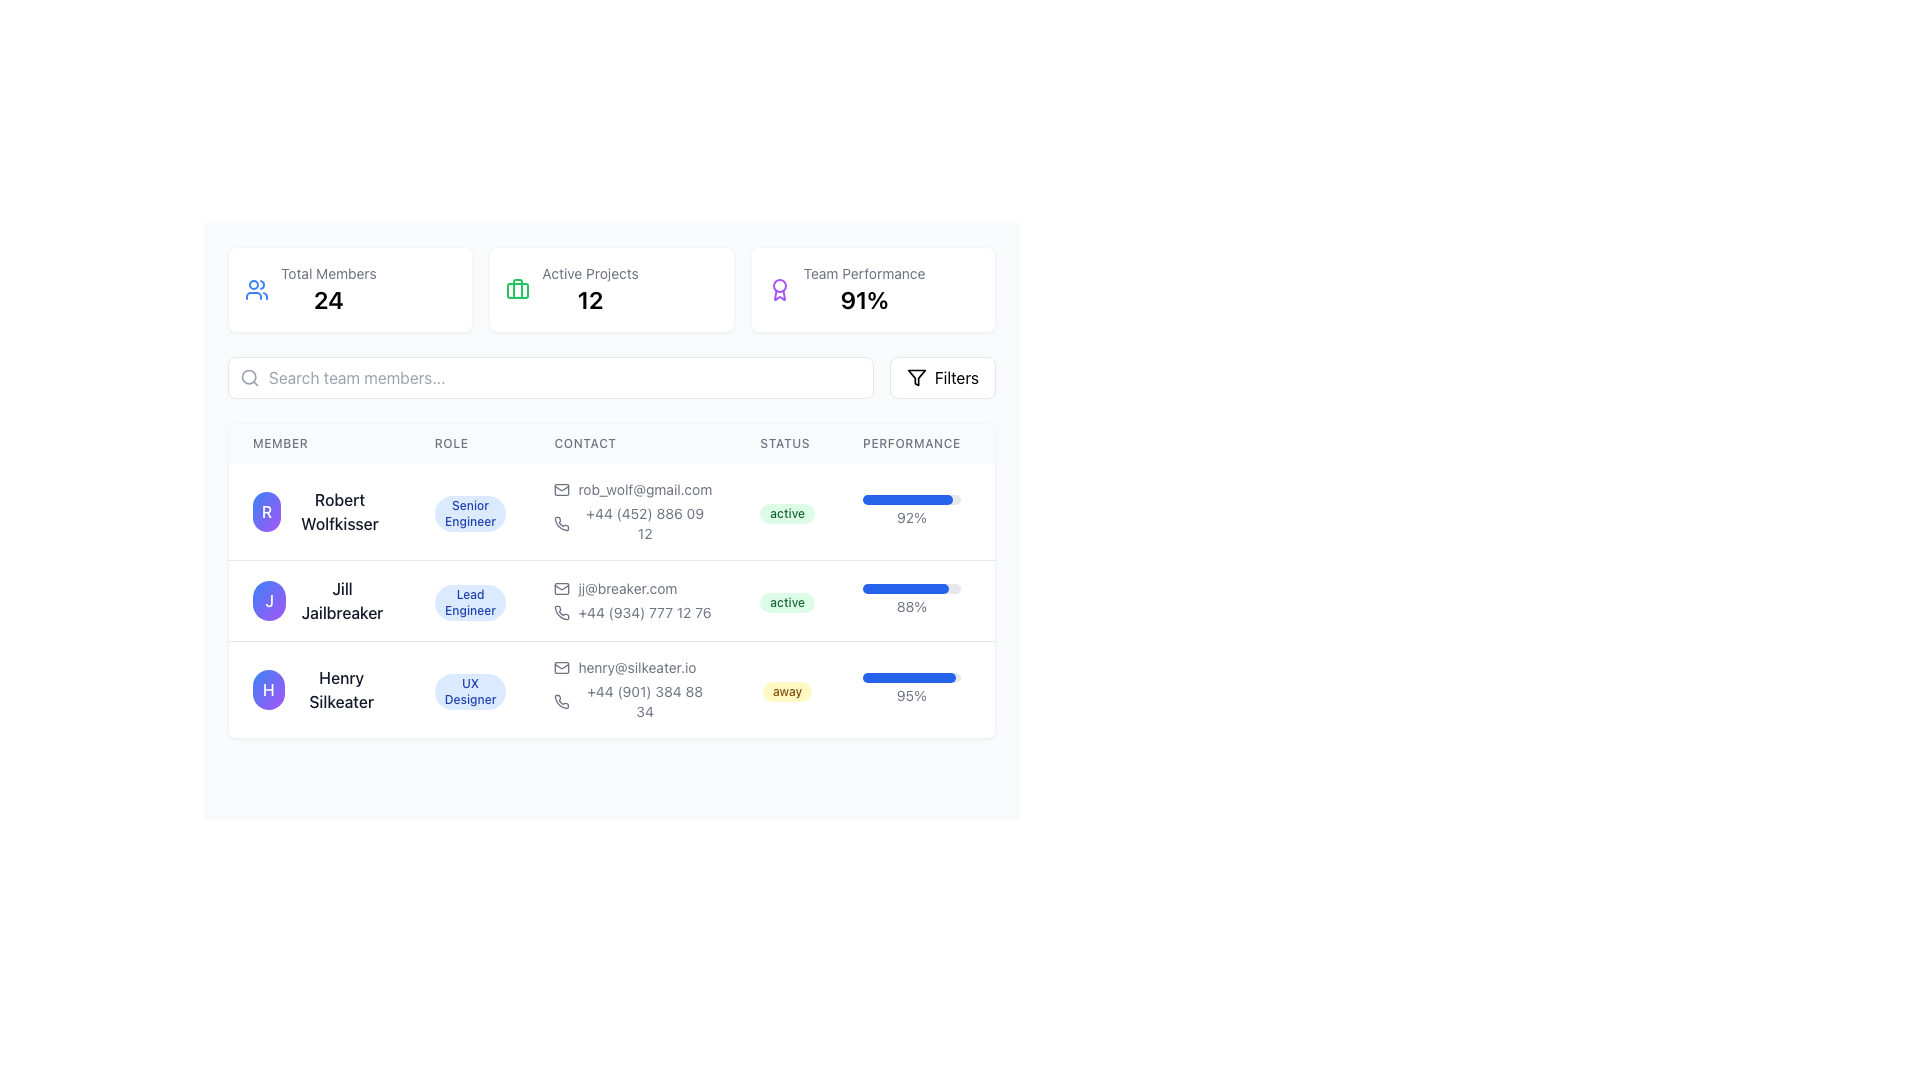 This screenshot has width=1920, height=1080. What do you see at coordinates (786, 690) in the screenshot?
I see `the badge displaying 'away' status for 'Henry Silkeater'` at bounding box center [786, 690].